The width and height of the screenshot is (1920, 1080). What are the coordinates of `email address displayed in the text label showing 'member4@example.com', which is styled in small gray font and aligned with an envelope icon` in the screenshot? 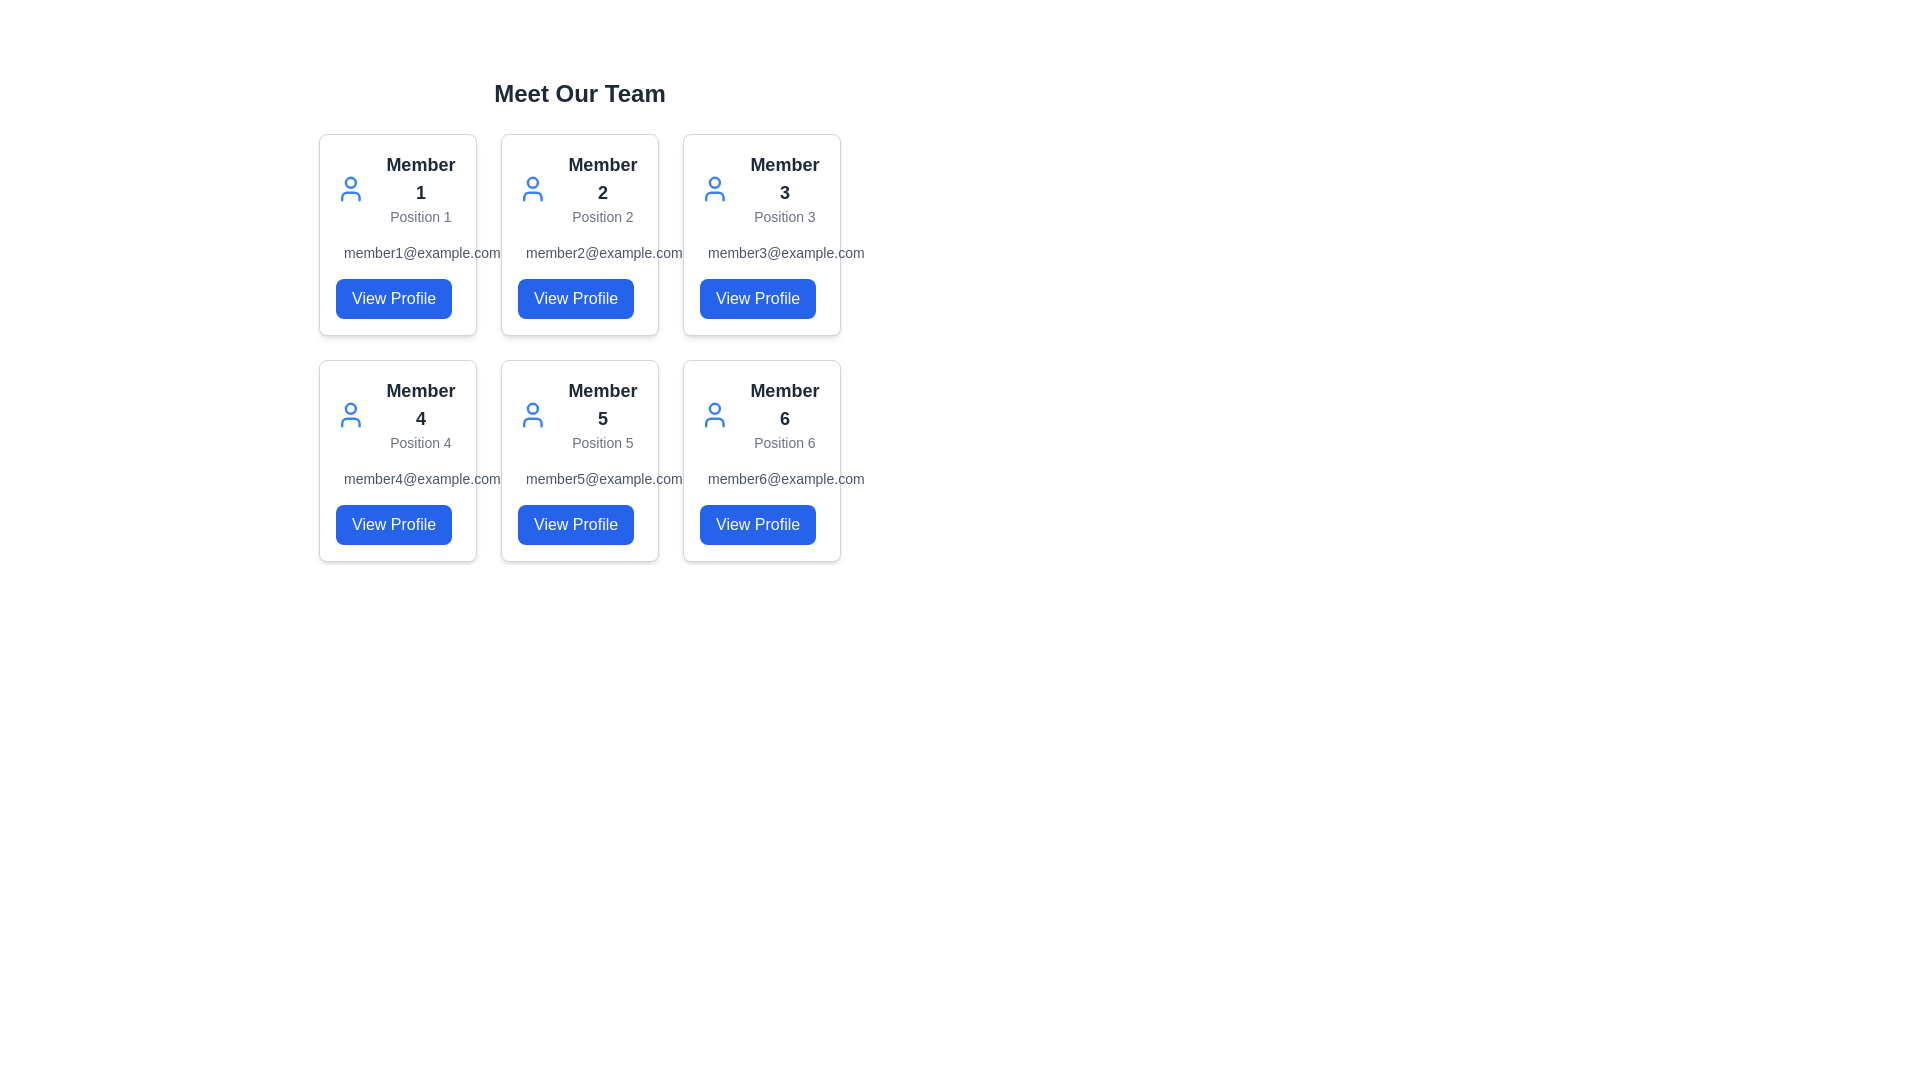 It's located at (398, 478).